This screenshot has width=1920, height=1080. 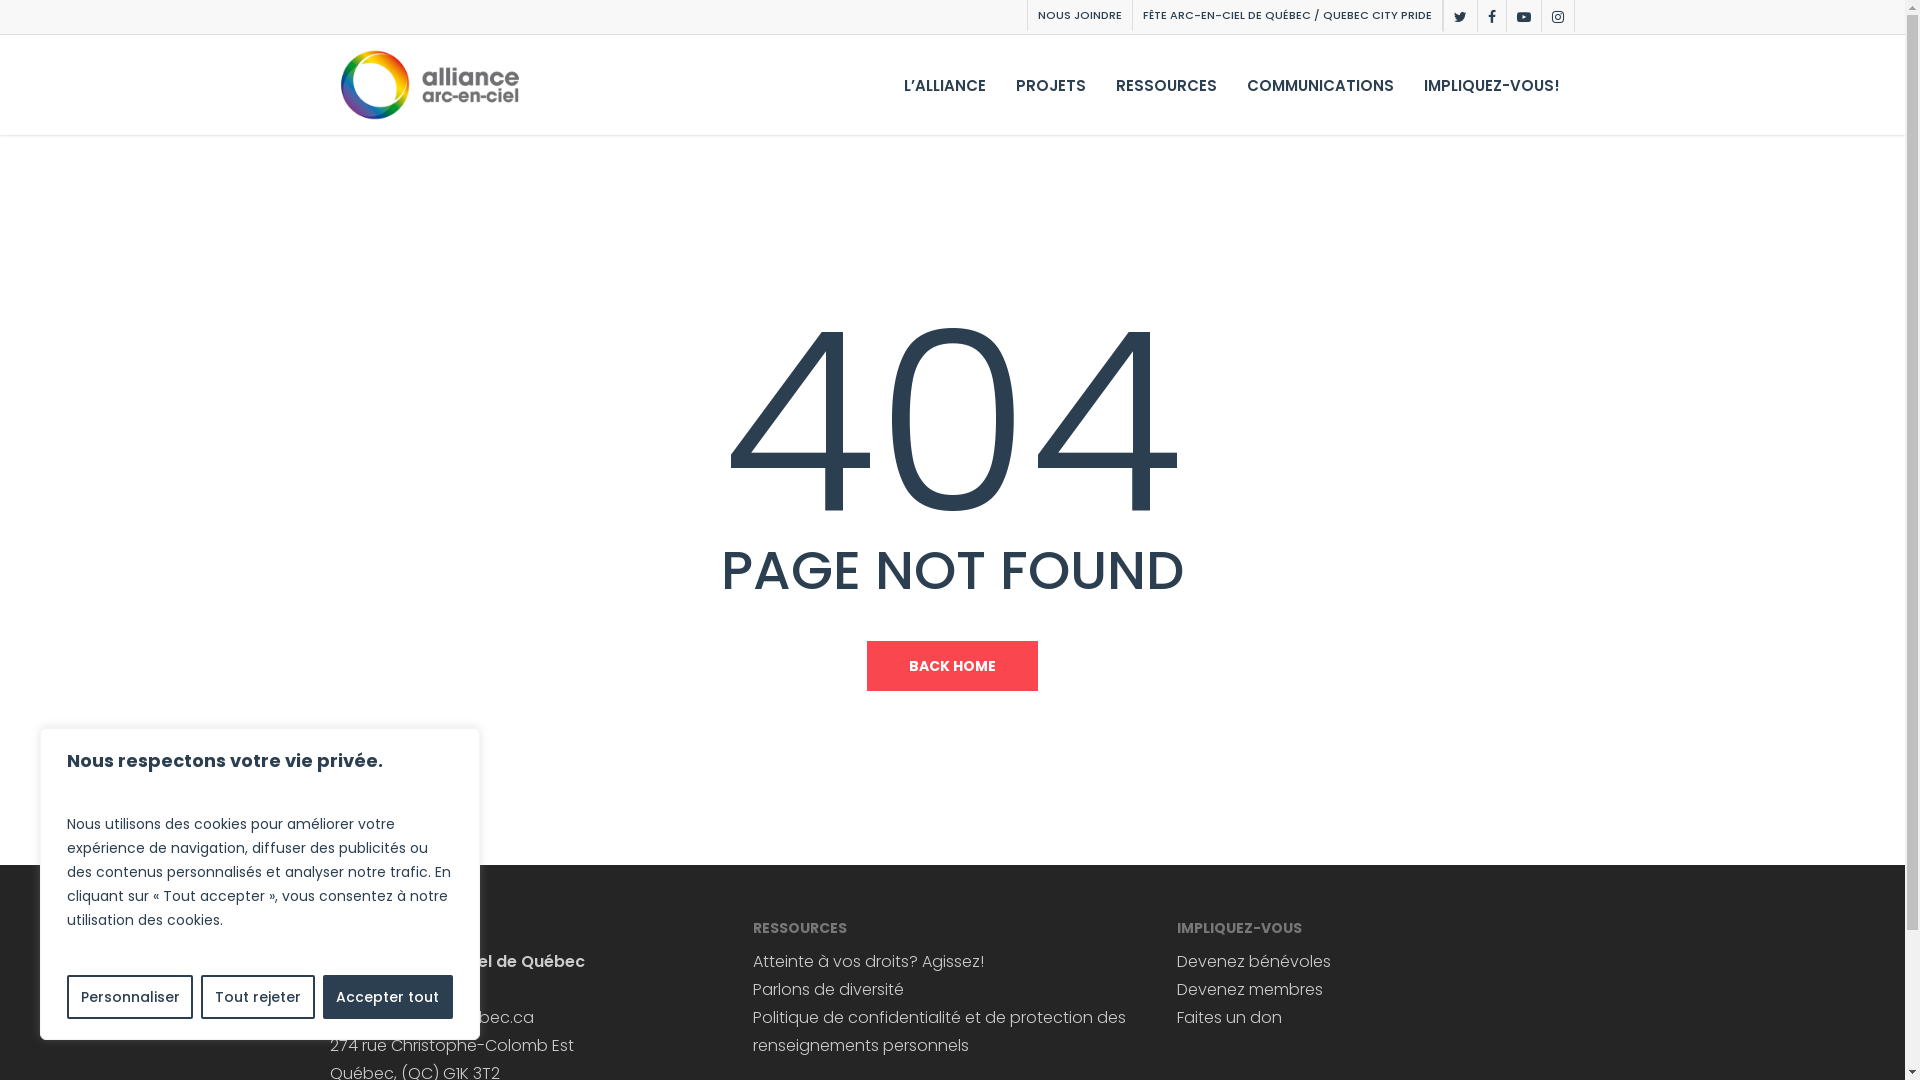 I want to click on 'Tout rejeter', so click(x=256, y=996).